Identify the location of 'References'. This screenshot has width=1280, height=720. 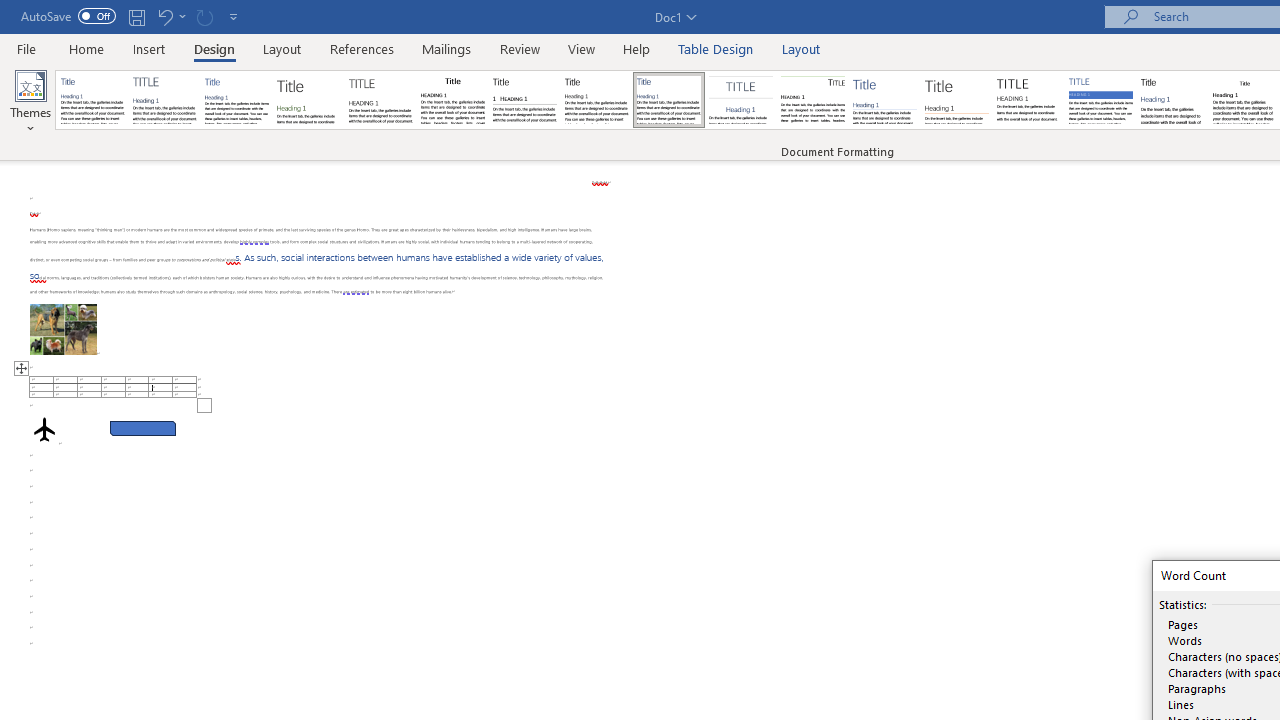
(362, 48).